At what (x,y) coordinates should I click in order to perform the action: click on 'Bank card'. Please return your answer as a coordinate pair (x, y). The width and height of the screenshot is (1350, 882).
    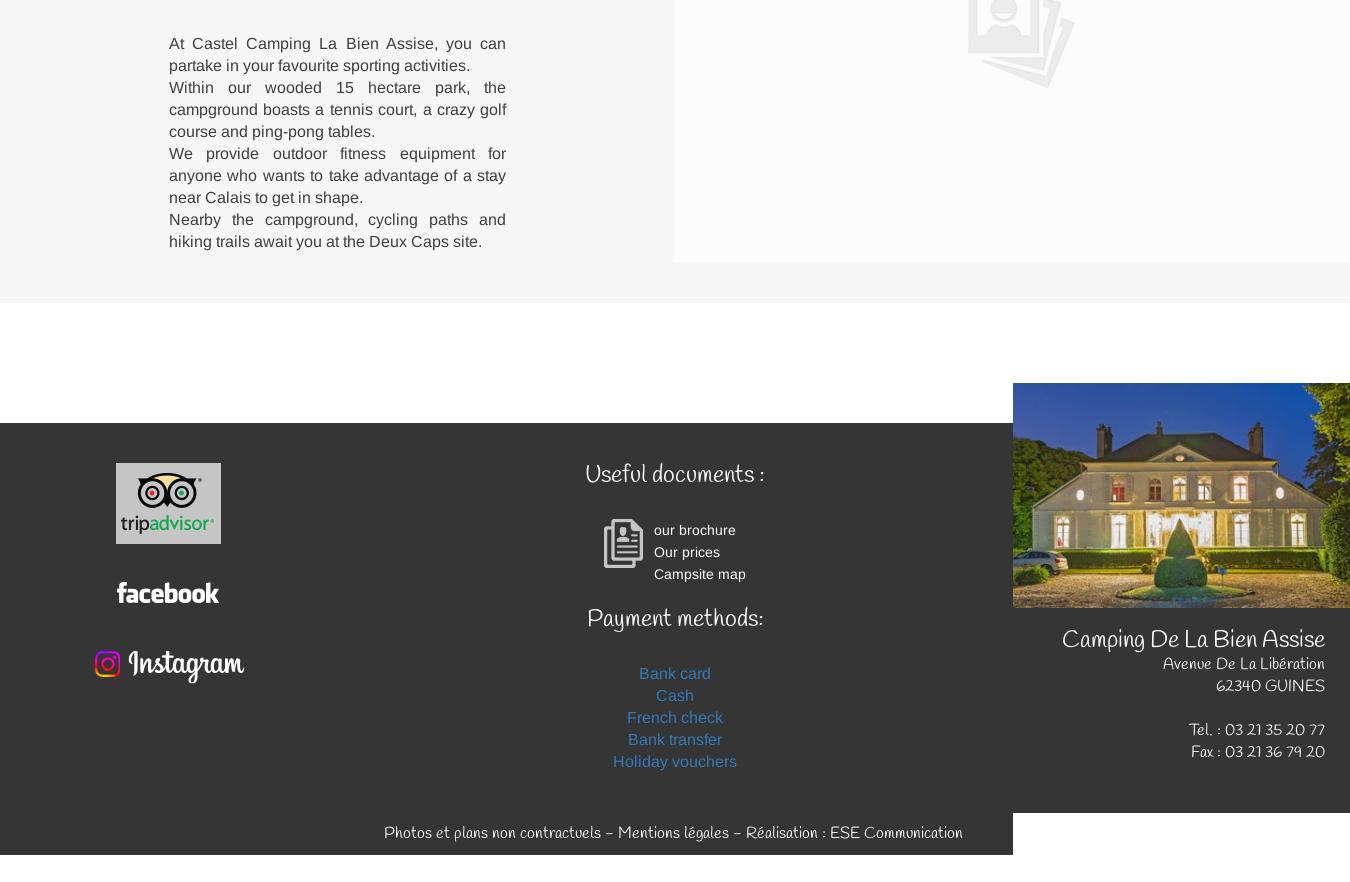
    Looking at the image, I should click on (638, 672).